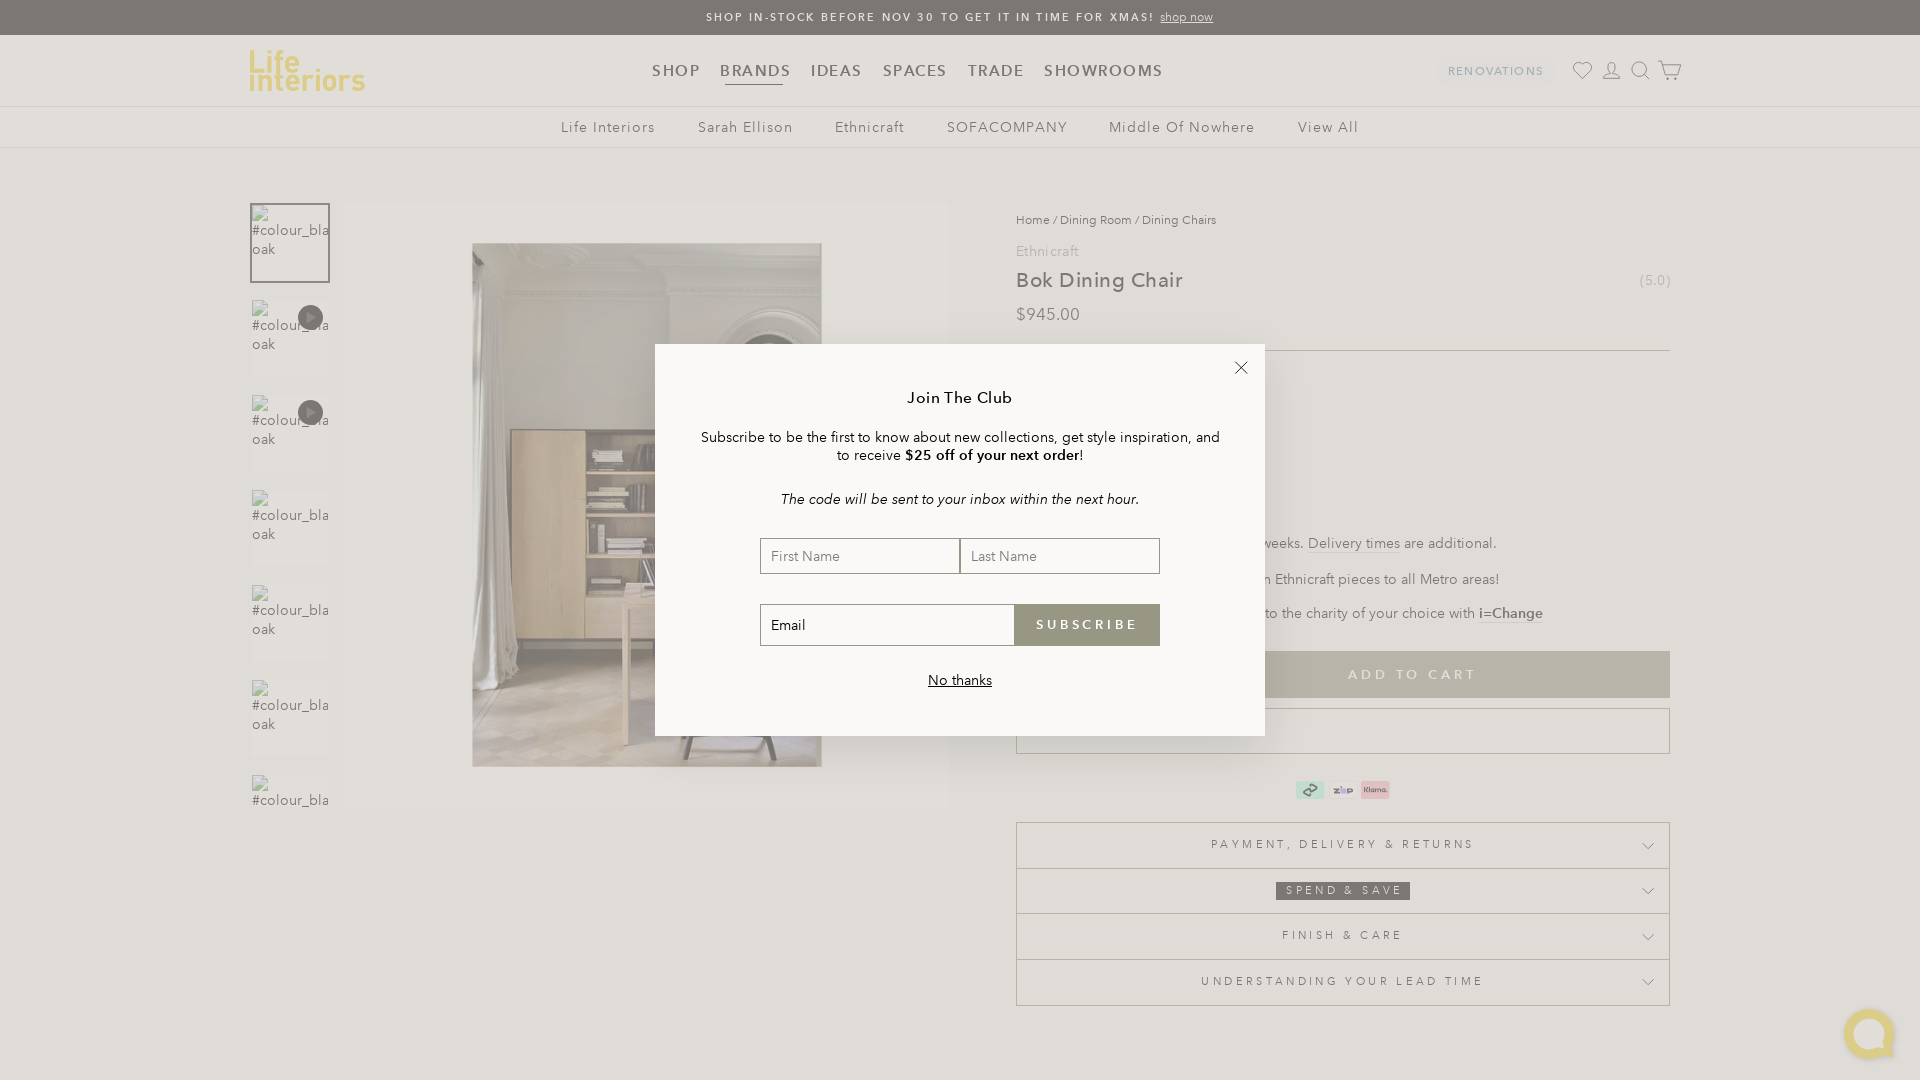 The width and height of the screenshot is (1920, 1080). I want to click on 'TRADE', so click(957, 69).